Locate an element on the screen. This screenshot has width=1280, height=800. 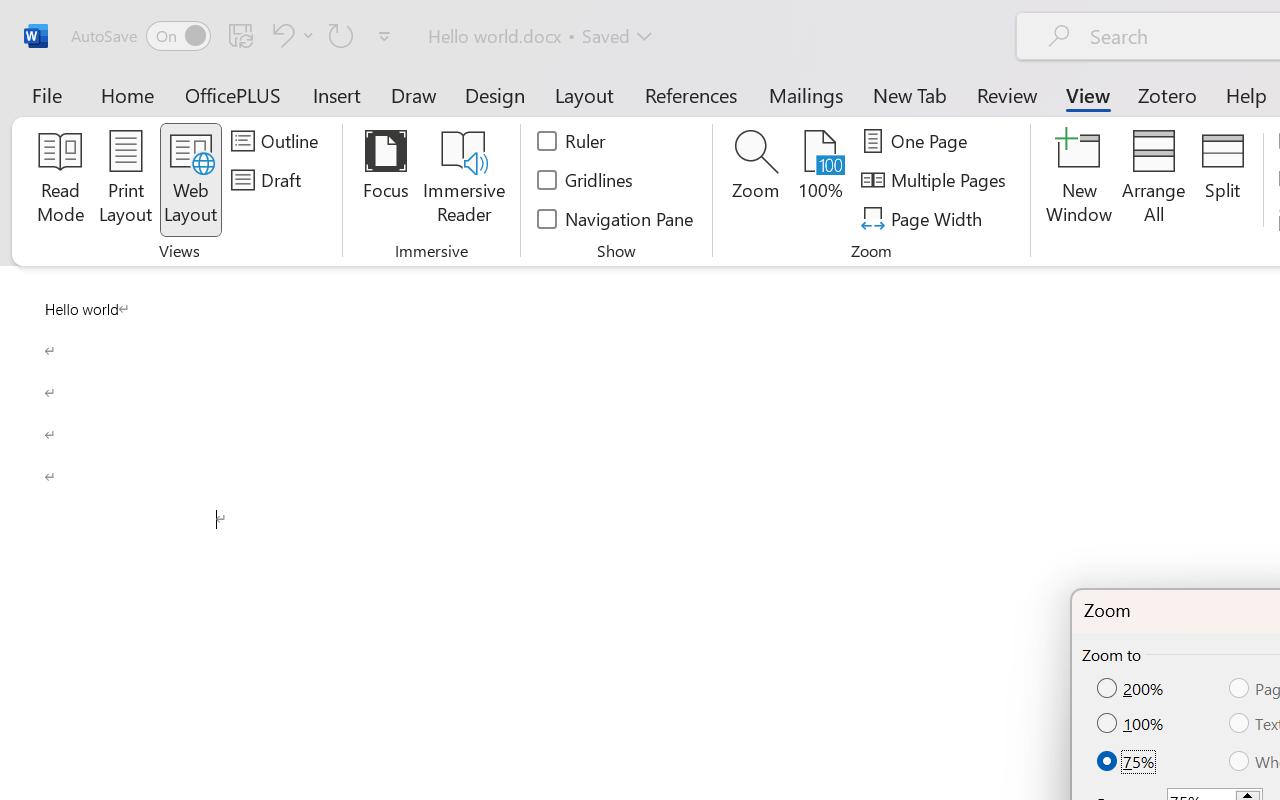
'Outline' is located at coordinates (277, 141).